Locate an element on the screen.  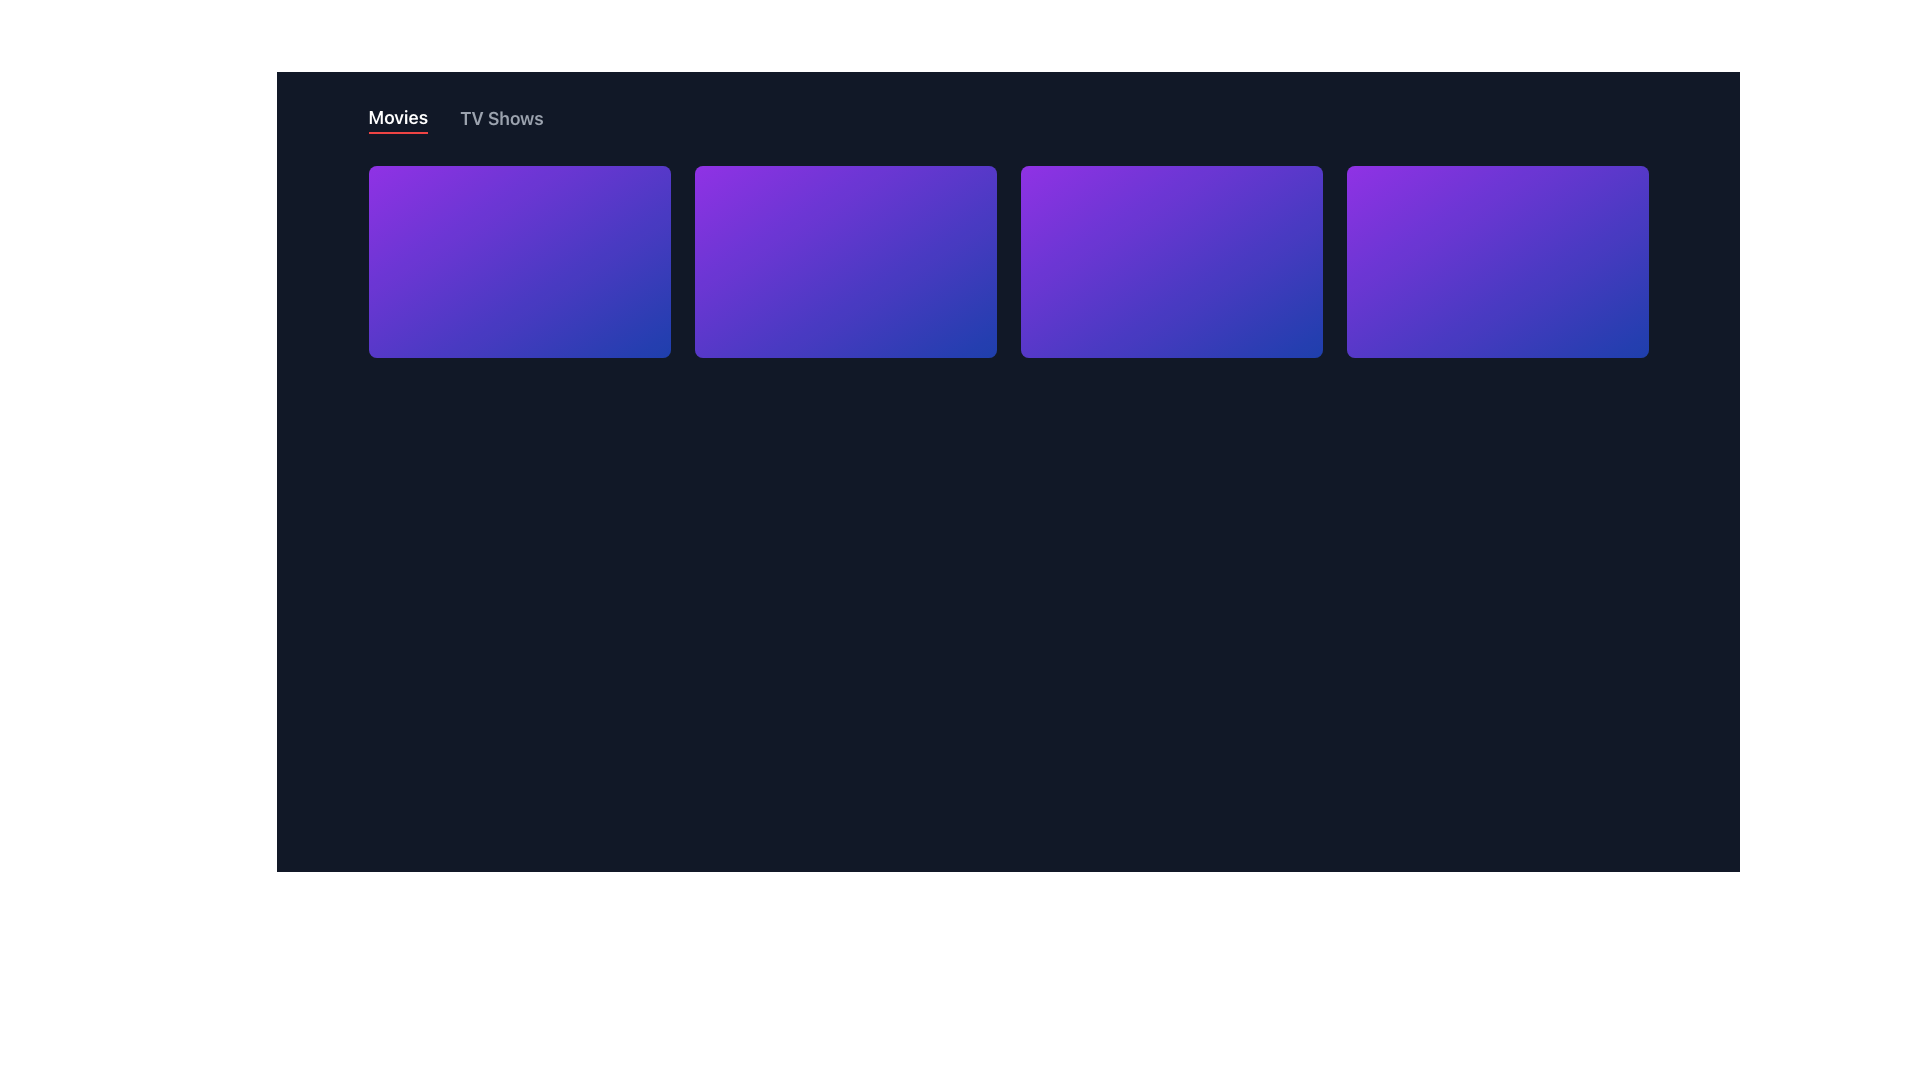
the second interactive button in the 'PlayDetails' group that provides access to details about the associated item is located at coordinates (1171, 325).